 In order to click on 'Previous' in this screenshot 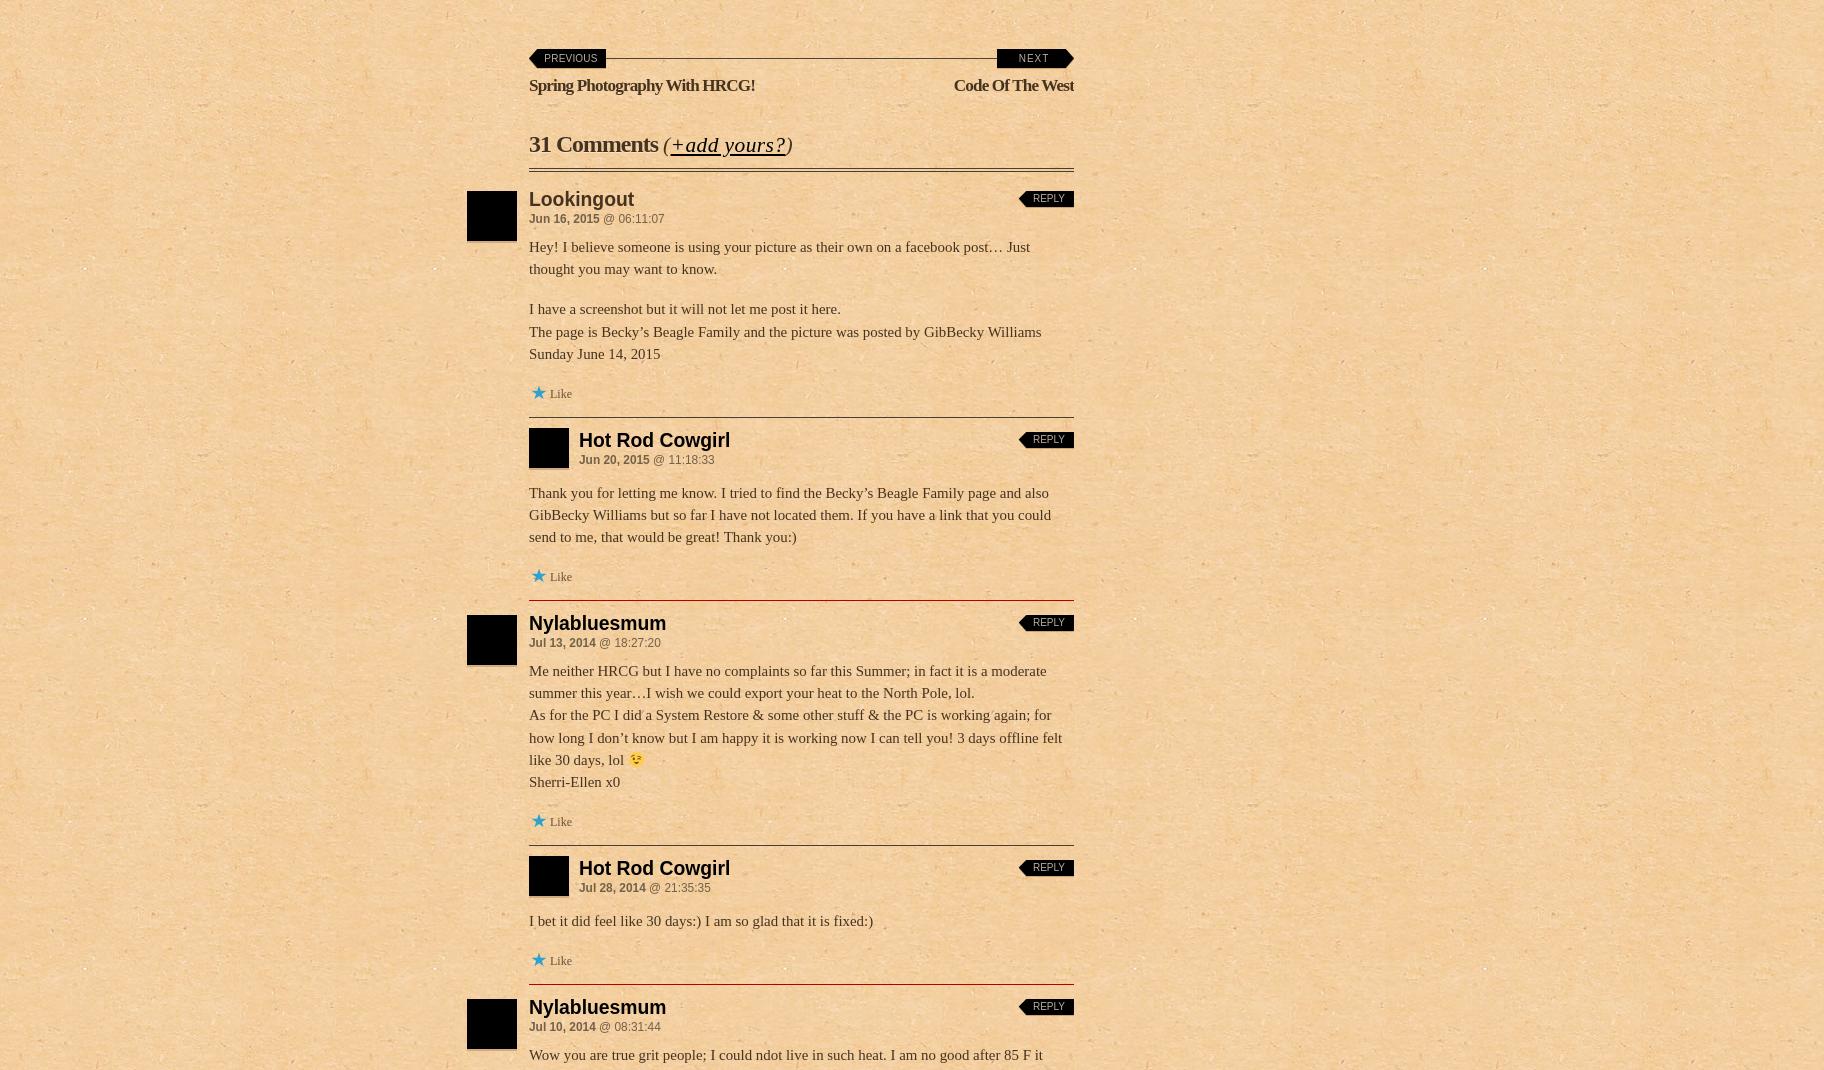, I will do `click(569, 57)`.